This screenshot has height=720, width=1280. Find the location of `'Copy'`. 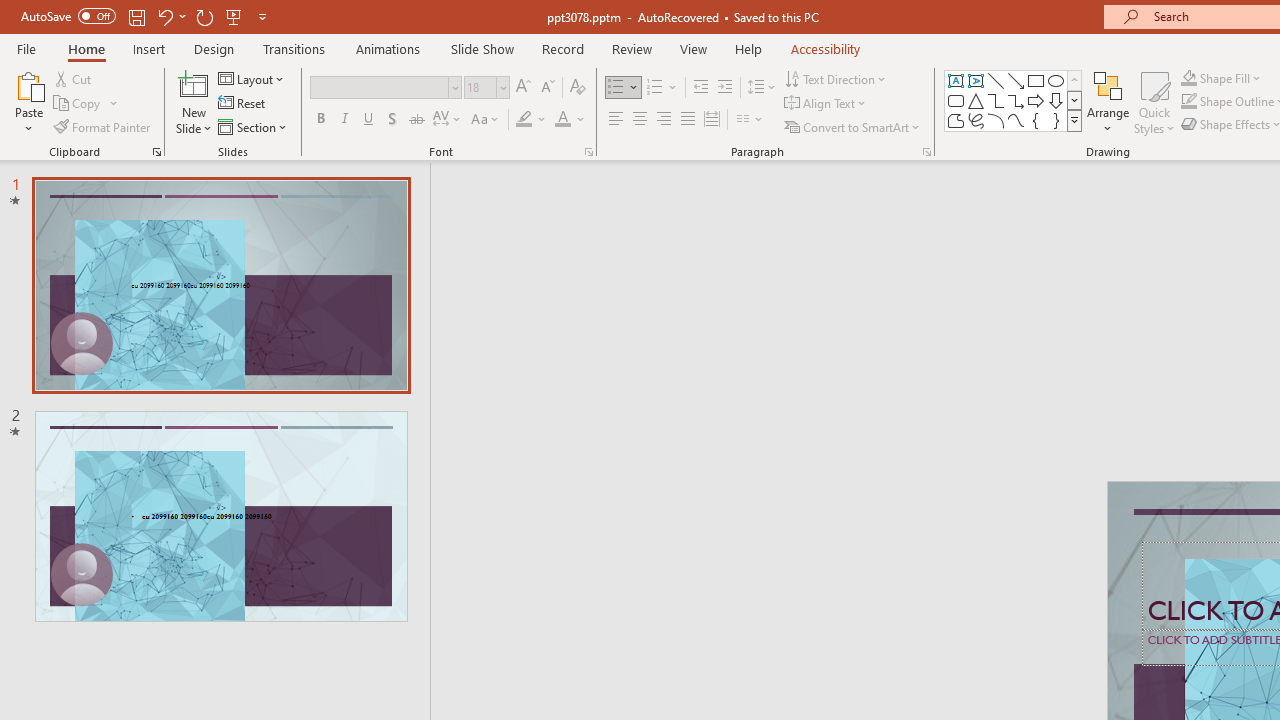

'Copy' is located at coordinates (78, 103).